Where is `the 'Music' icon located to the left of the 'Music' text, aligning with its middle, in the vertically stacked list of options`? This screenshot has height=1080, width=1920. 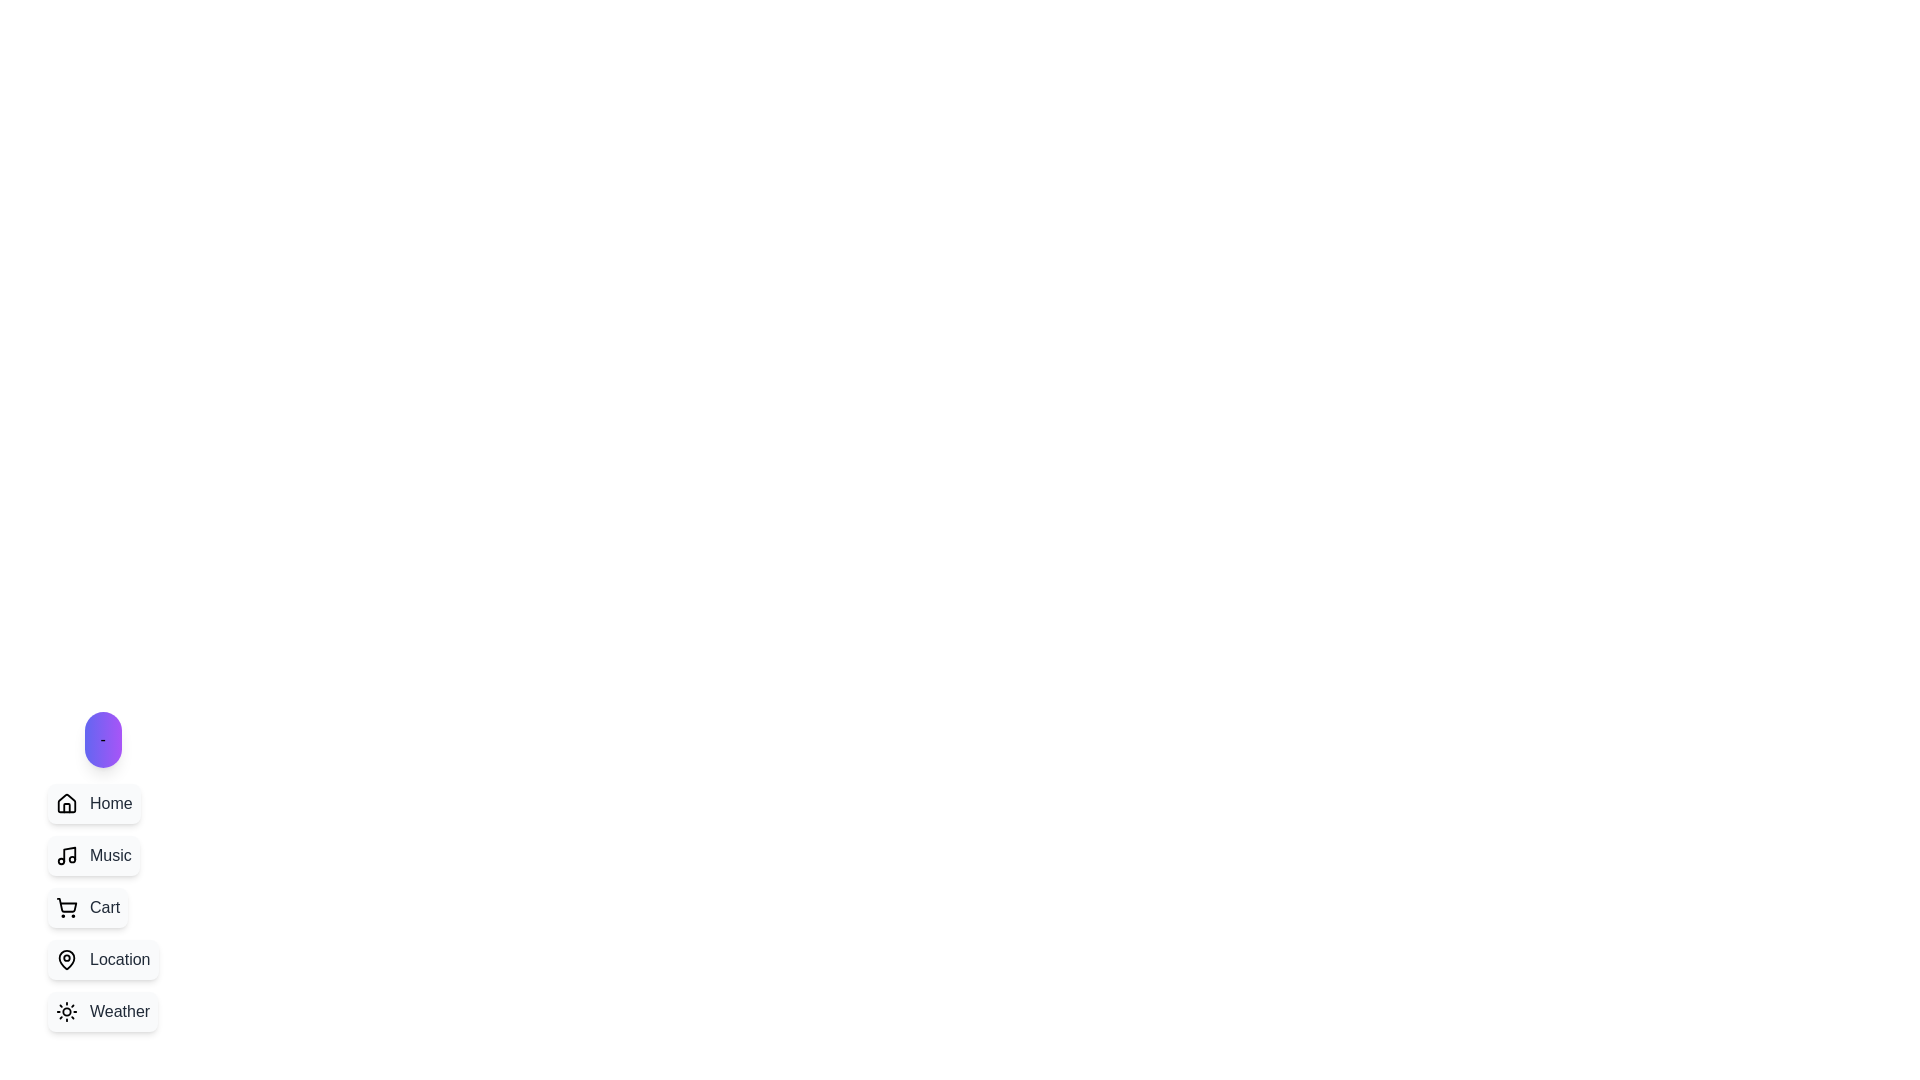 the 'Music' icon located to the left of the 'Music' text, aligning with its middle, in the vertically stacked list of options is located at coordinates (67, 855).